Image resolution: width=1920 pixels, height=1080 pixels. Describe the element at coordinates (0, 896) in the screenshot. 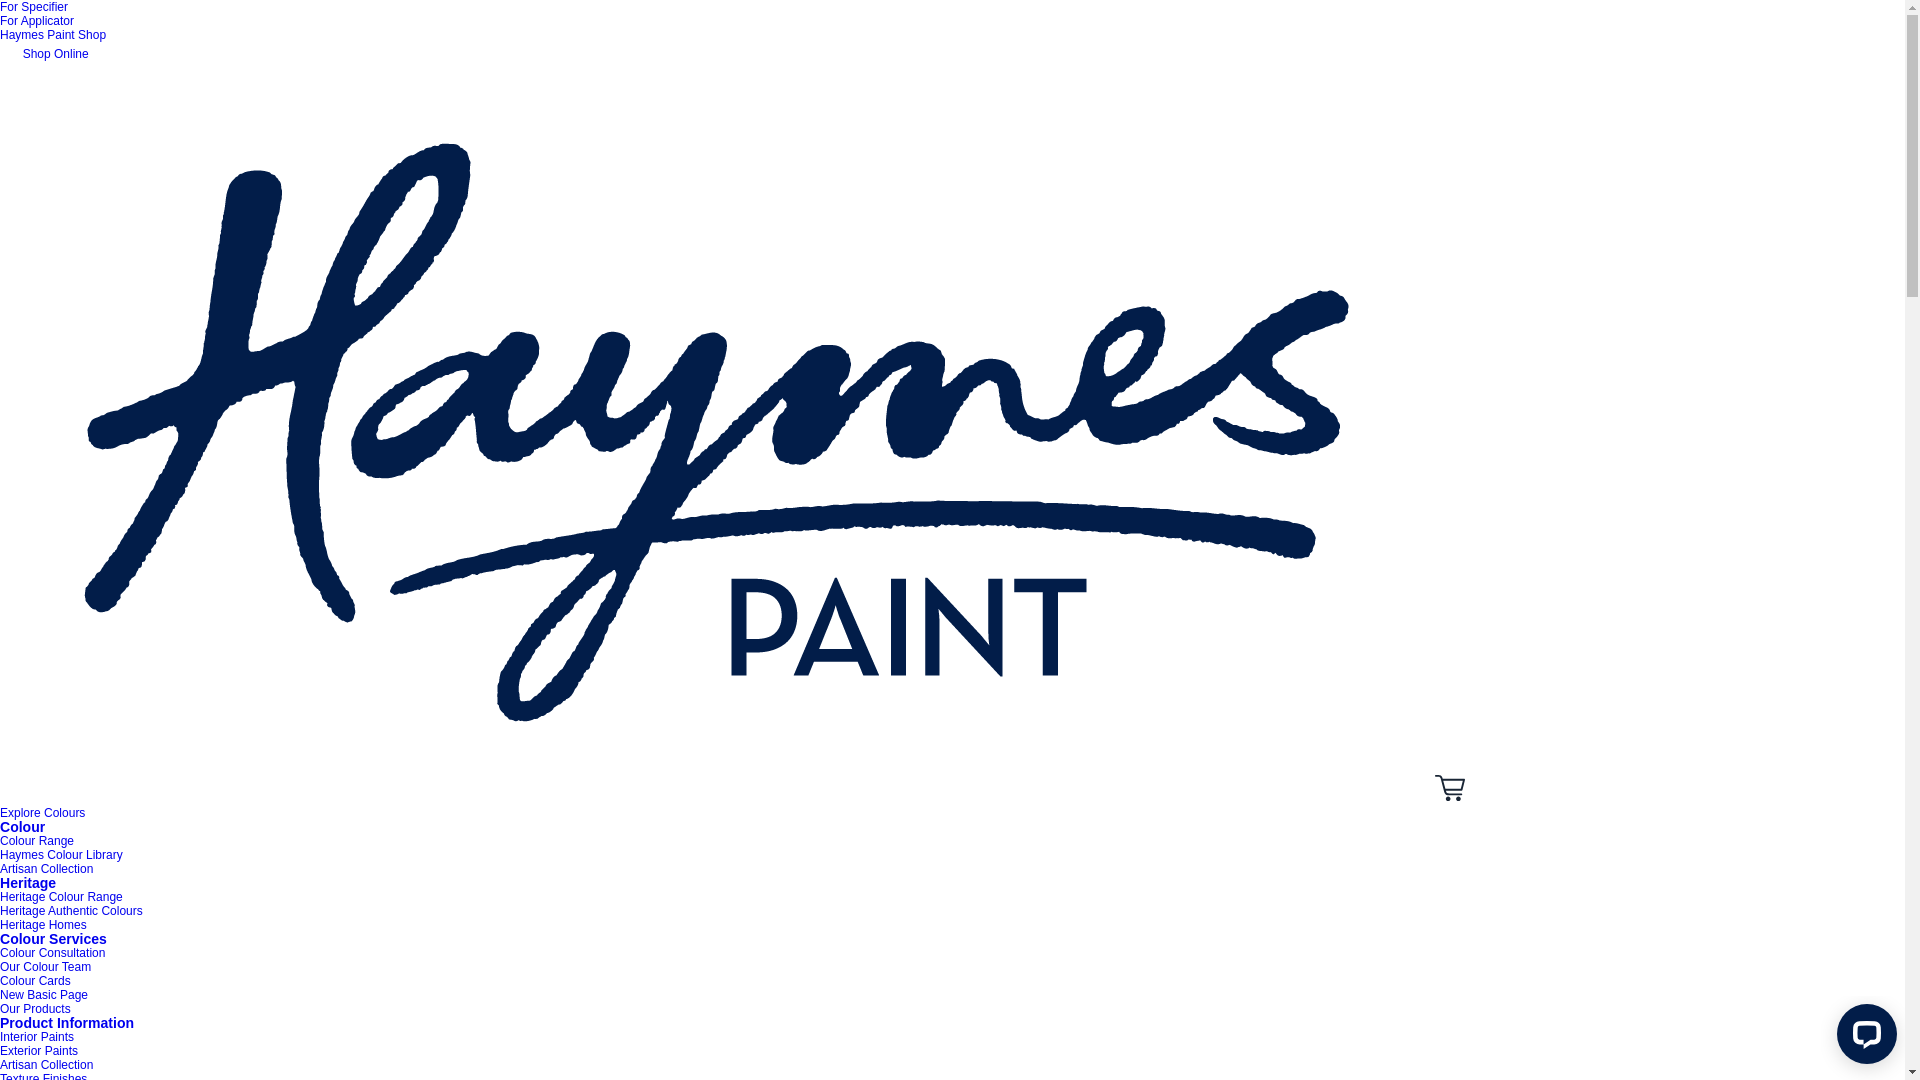

I see `'Heritage Colour Range'` at that location.